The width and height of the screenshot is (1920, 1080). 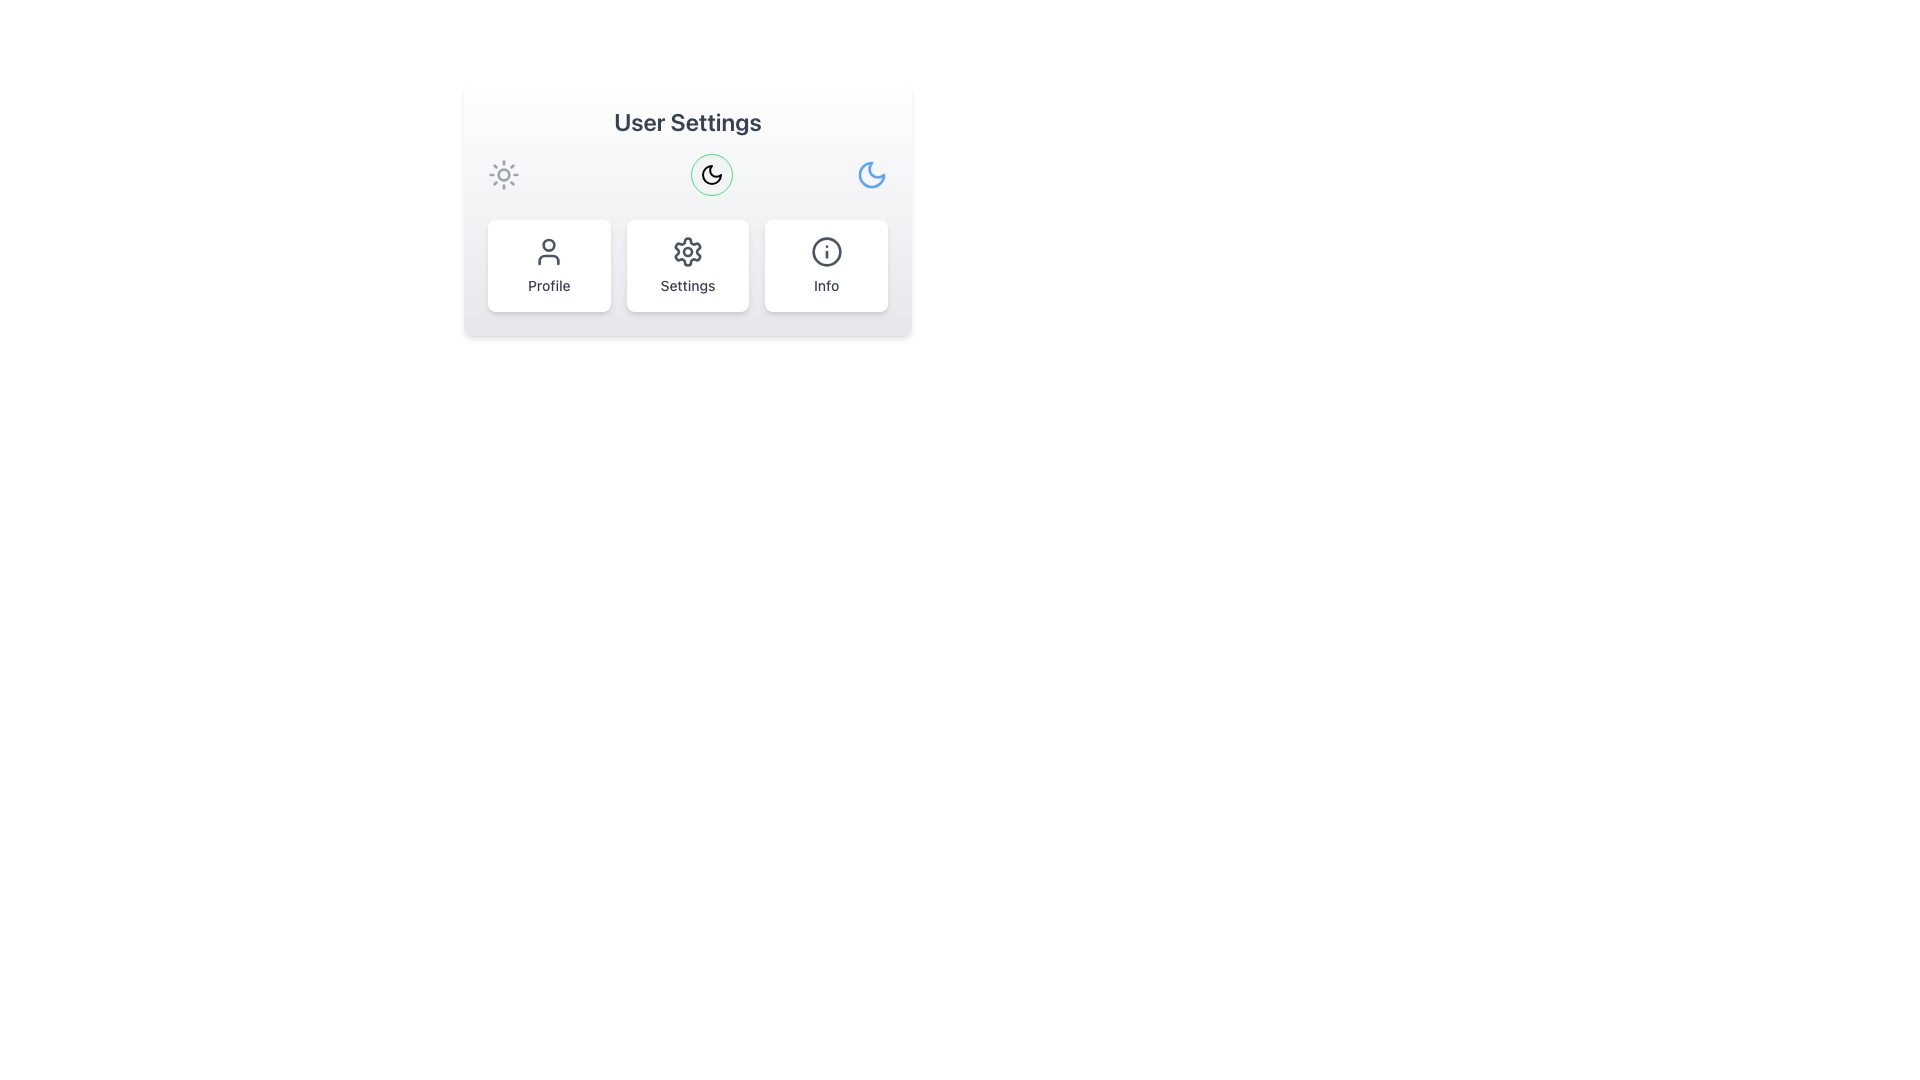 I want to click on the toggle switch with decorative icons for switching between light and dark mode in the 'User Settings' card, so click(x=687, y=173).